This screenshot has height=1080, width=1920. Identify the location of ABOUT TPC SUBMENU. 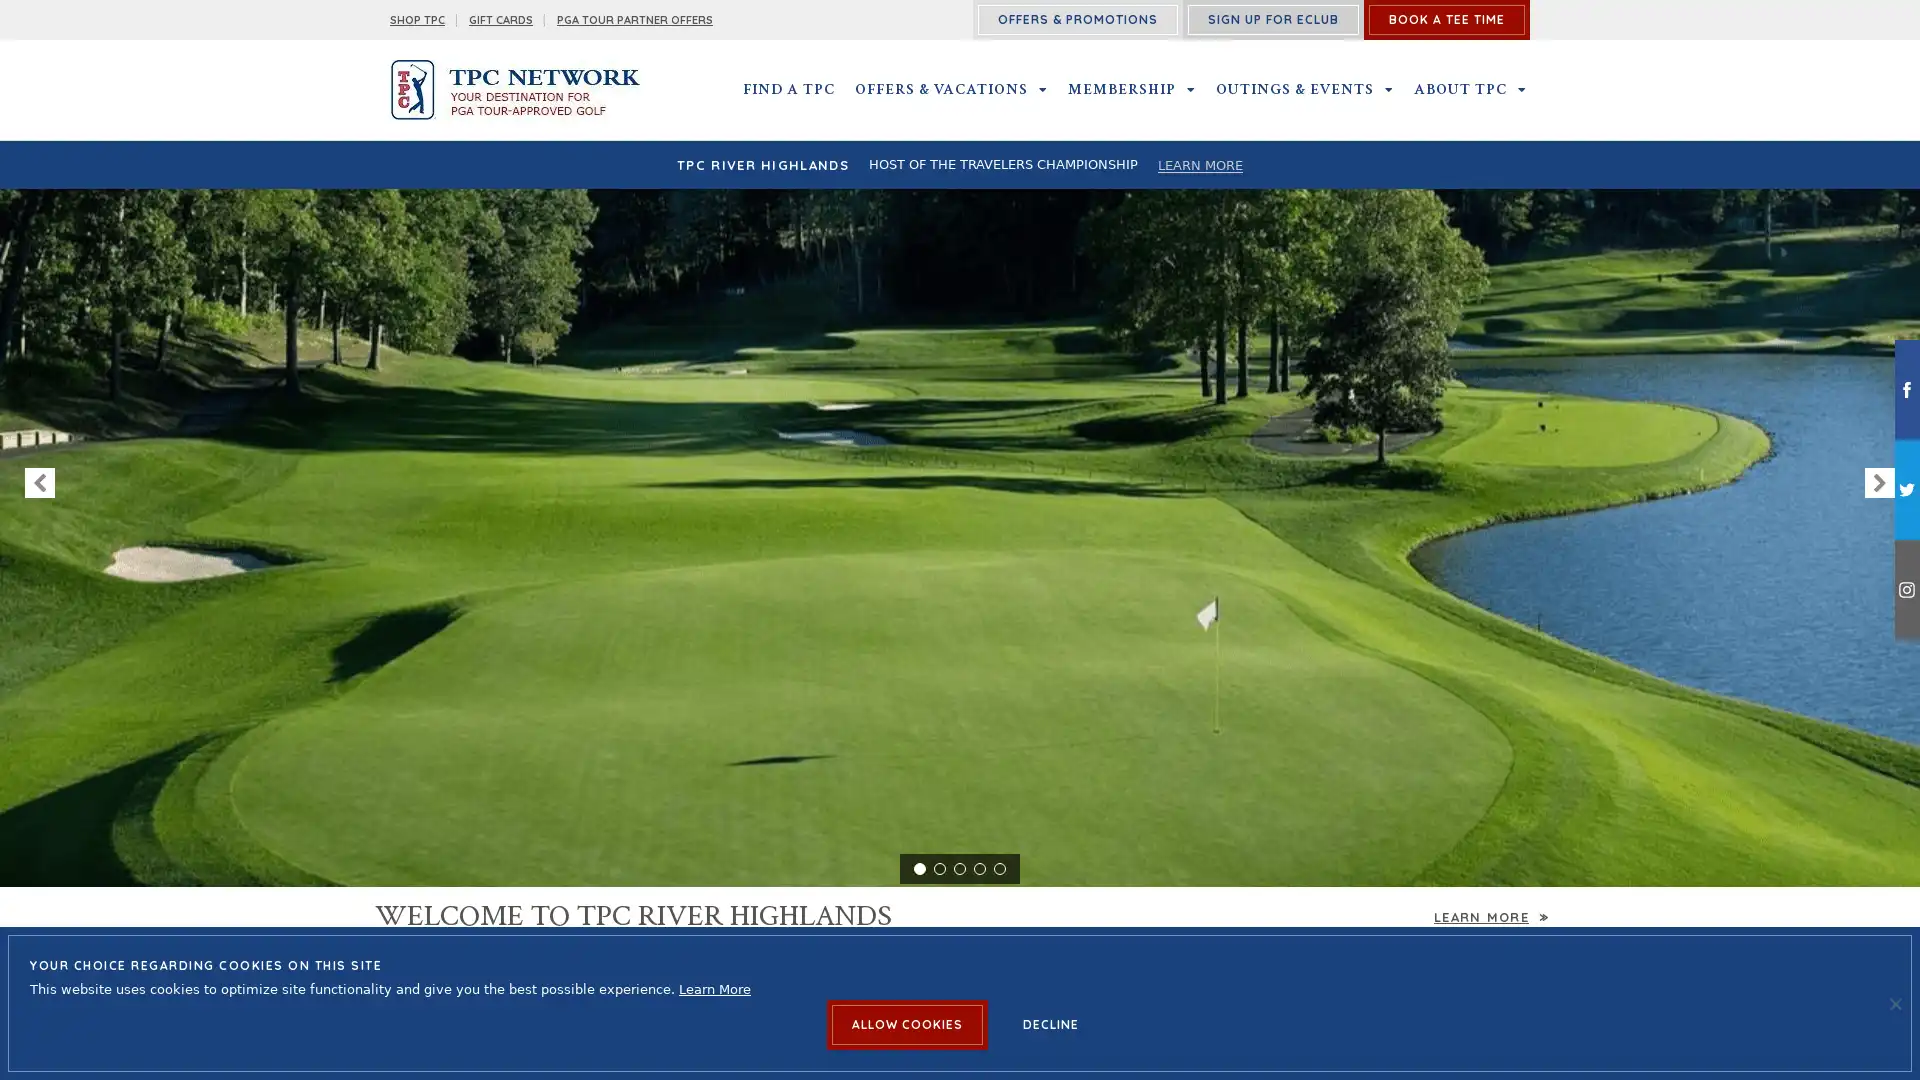
(1520, 88).